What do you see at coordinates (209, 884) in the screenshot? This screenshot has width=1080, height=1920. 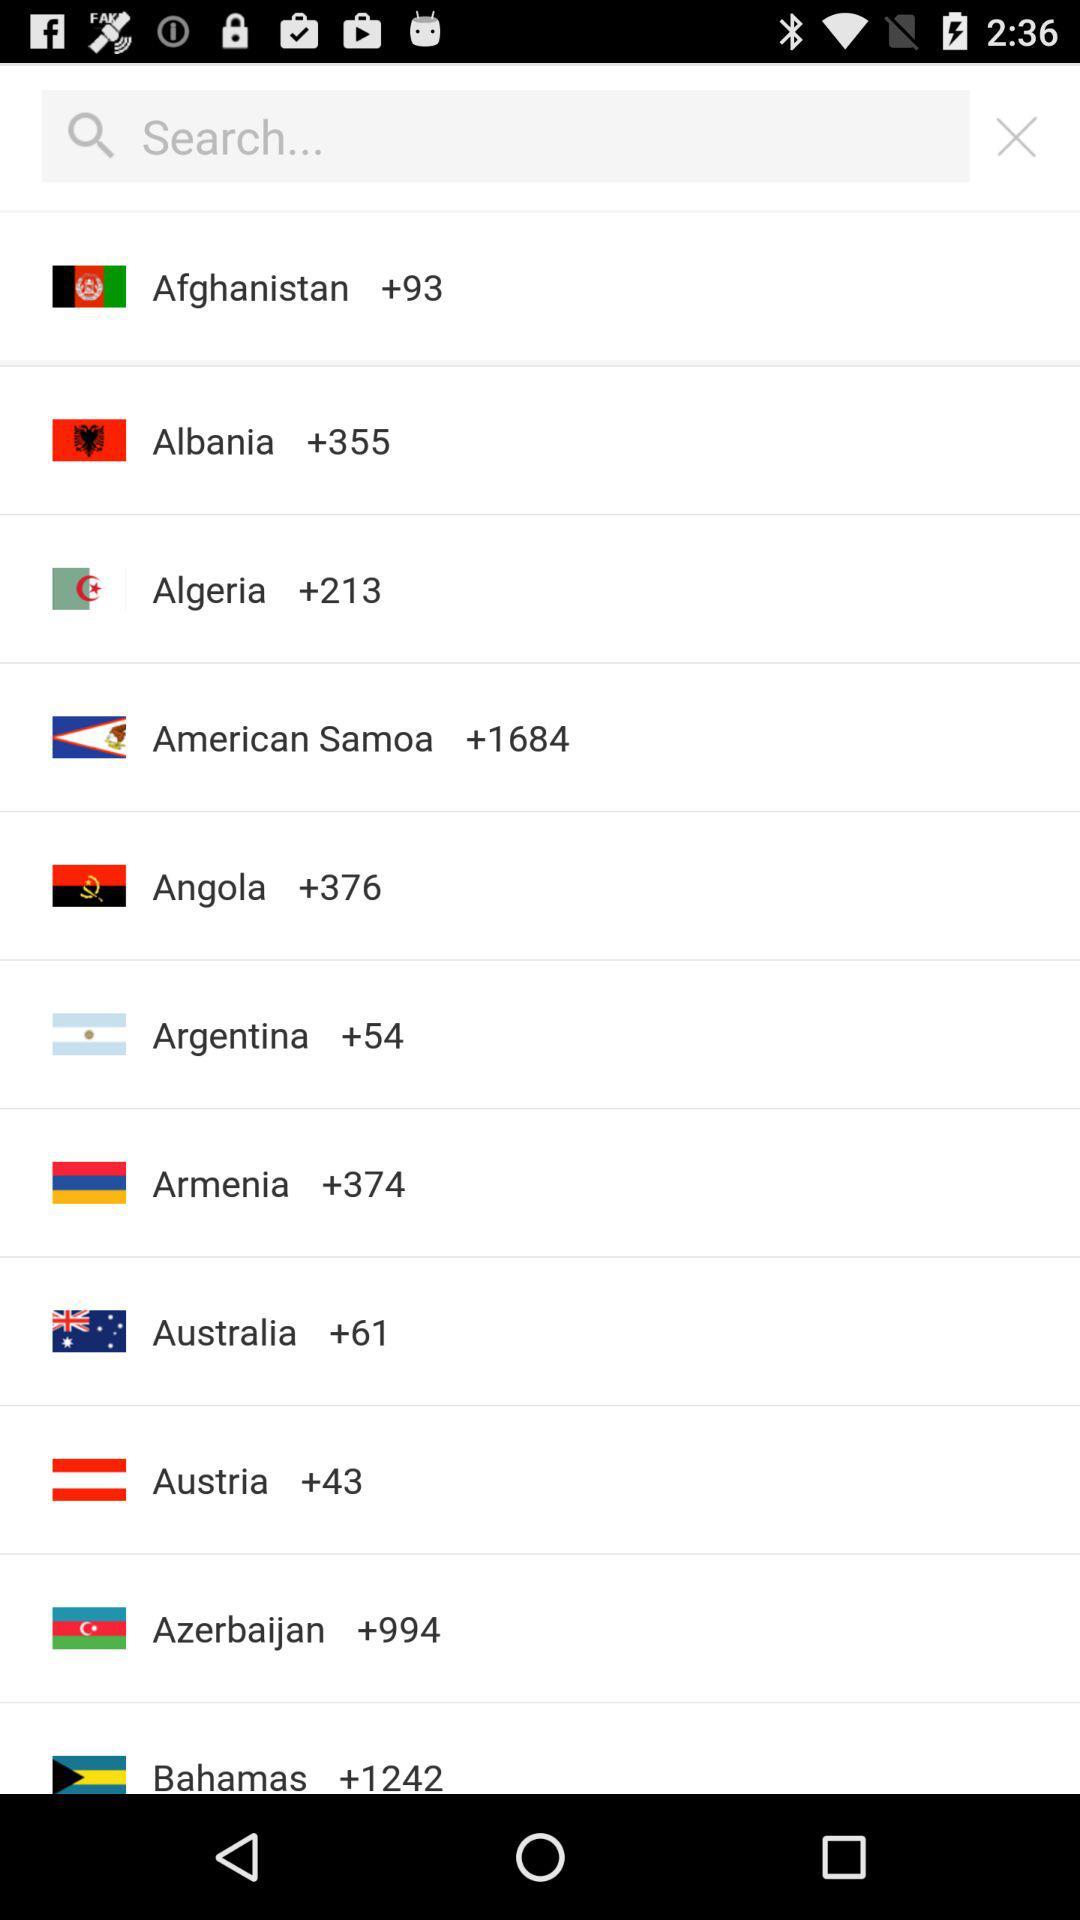 I see `the angola icon` at bounding box center [209, 884].